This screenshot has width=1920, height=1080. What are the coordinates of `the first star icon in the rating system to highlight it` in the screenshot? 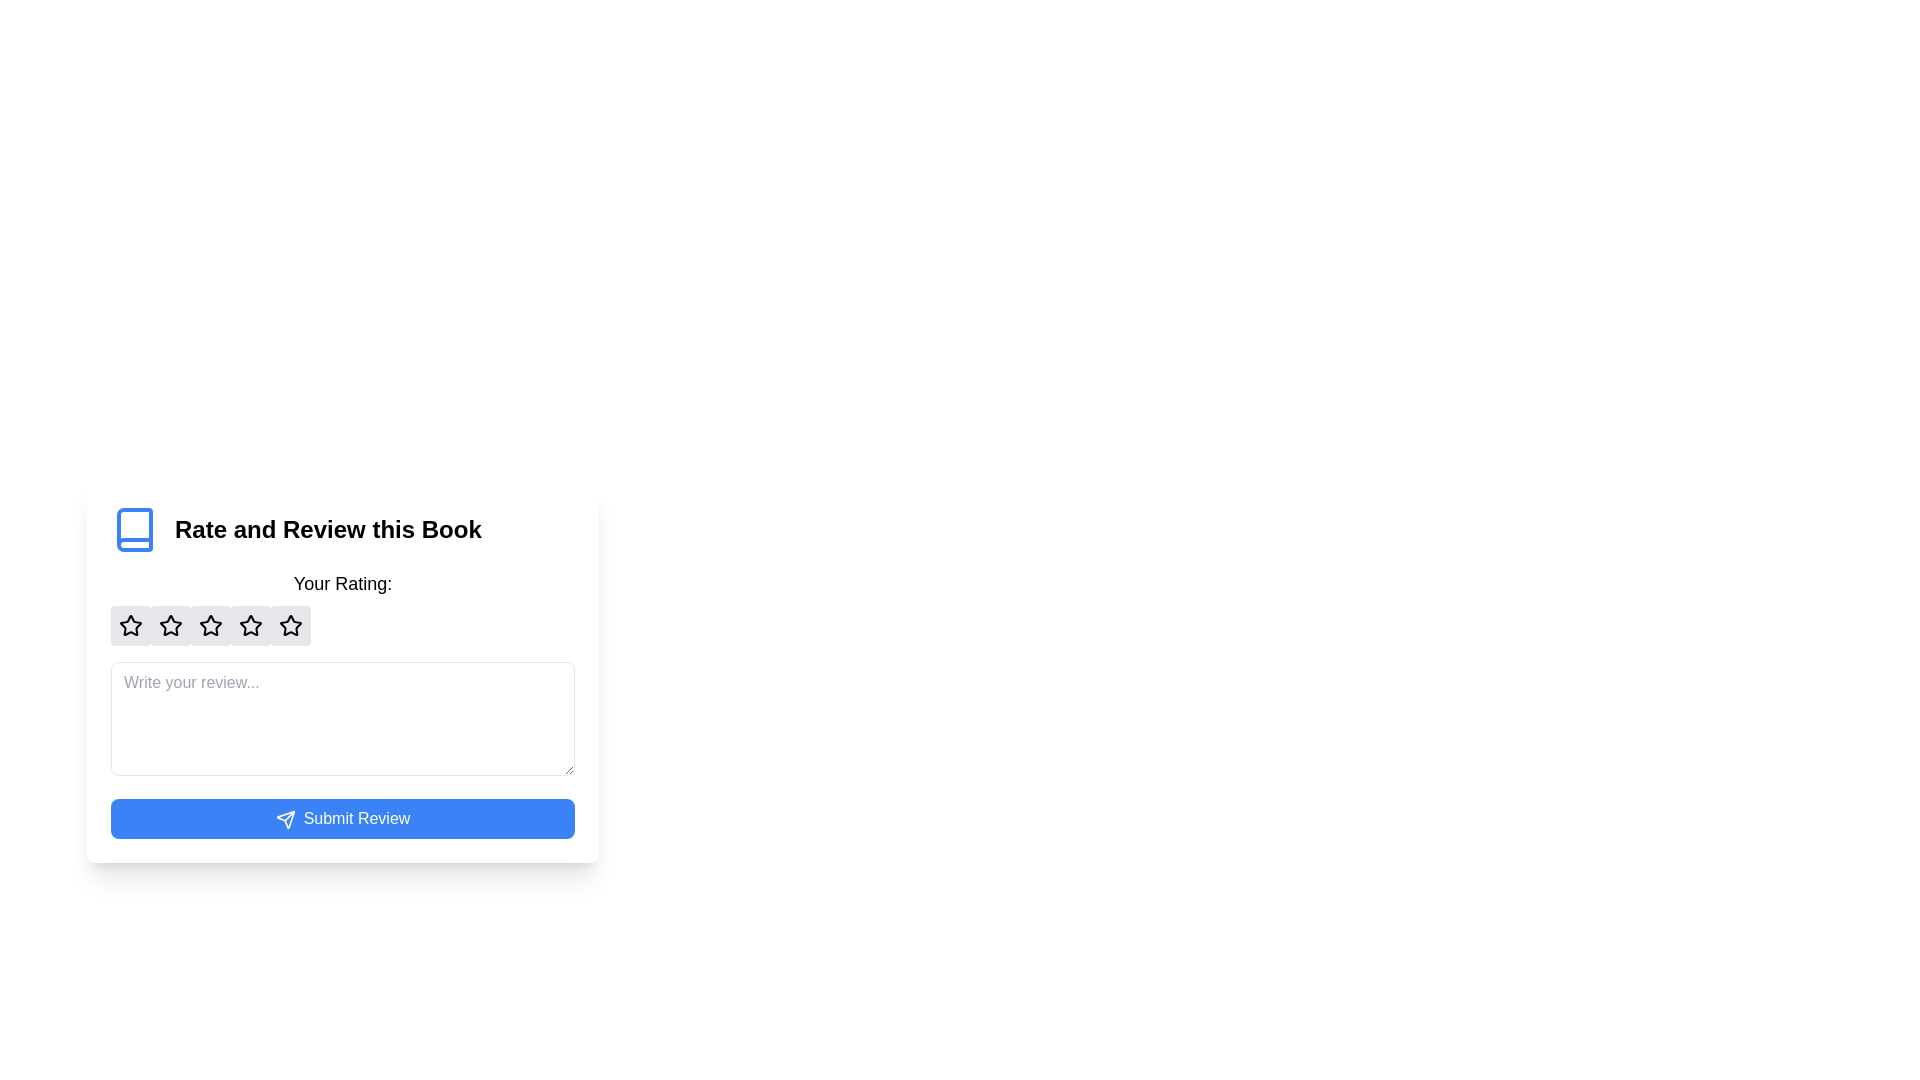 It's located at (171, 624).